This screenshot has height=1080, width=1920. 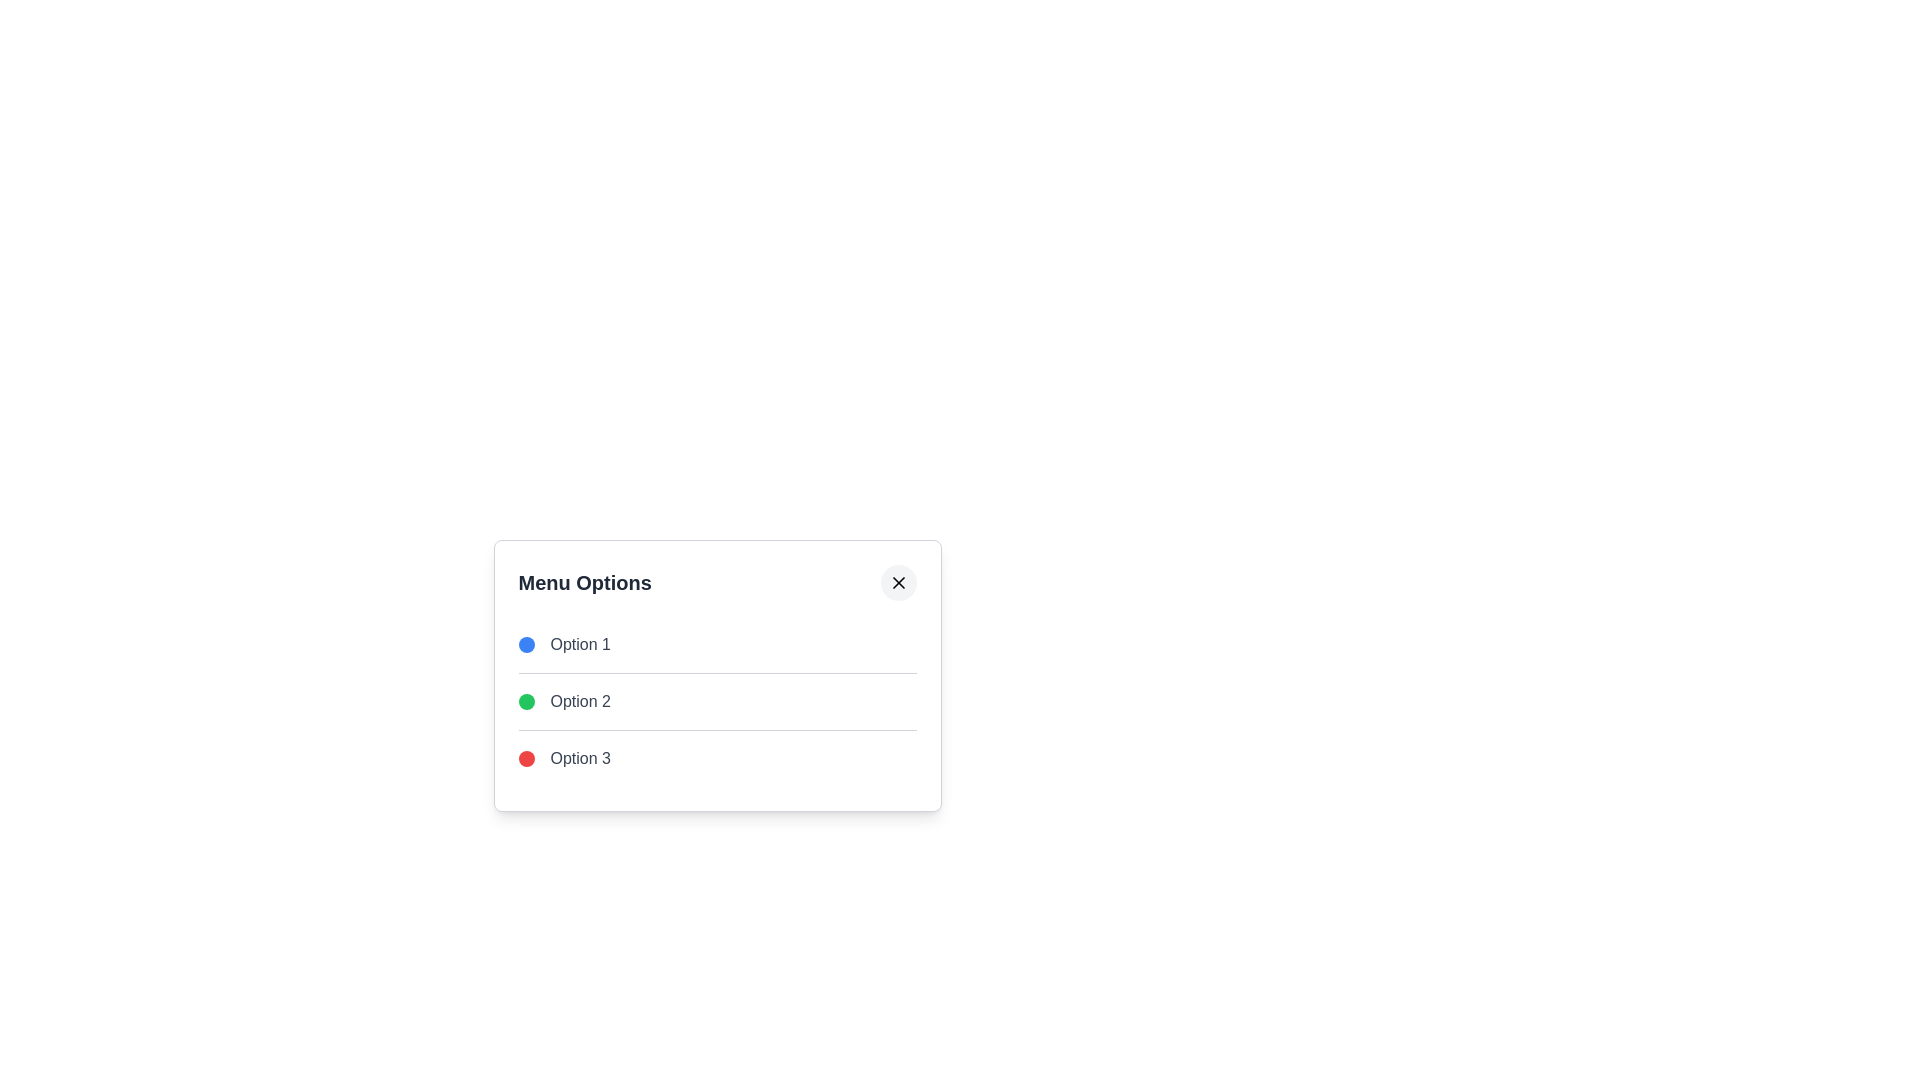 What do you see at coordinates (897, 582) in the screenshot?
I see `the X-shaped icon button in the top-right corner of the 'Menu Options' card` at bounding box center [897, 582].